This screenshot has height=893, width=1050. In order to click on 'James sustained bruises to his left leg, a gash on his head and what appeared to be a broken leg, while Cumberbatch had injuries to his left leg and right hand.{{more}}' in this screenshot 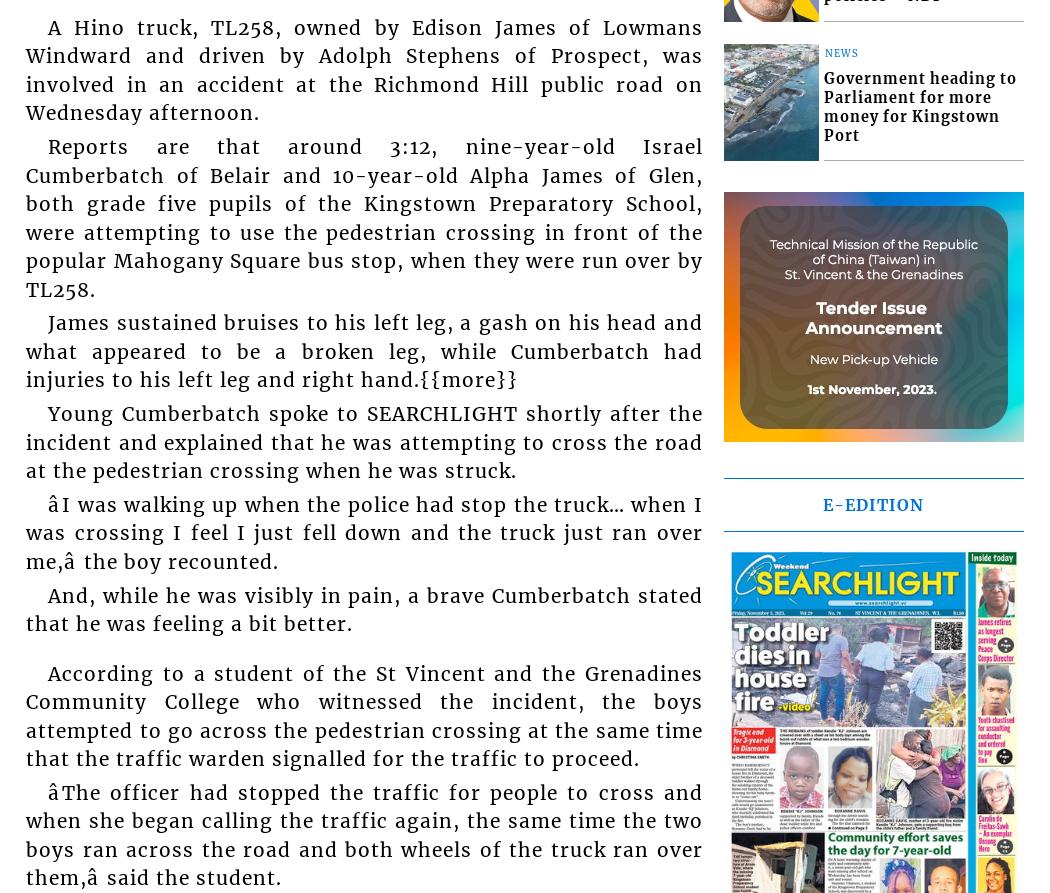, I will do `click(363, 351)`.